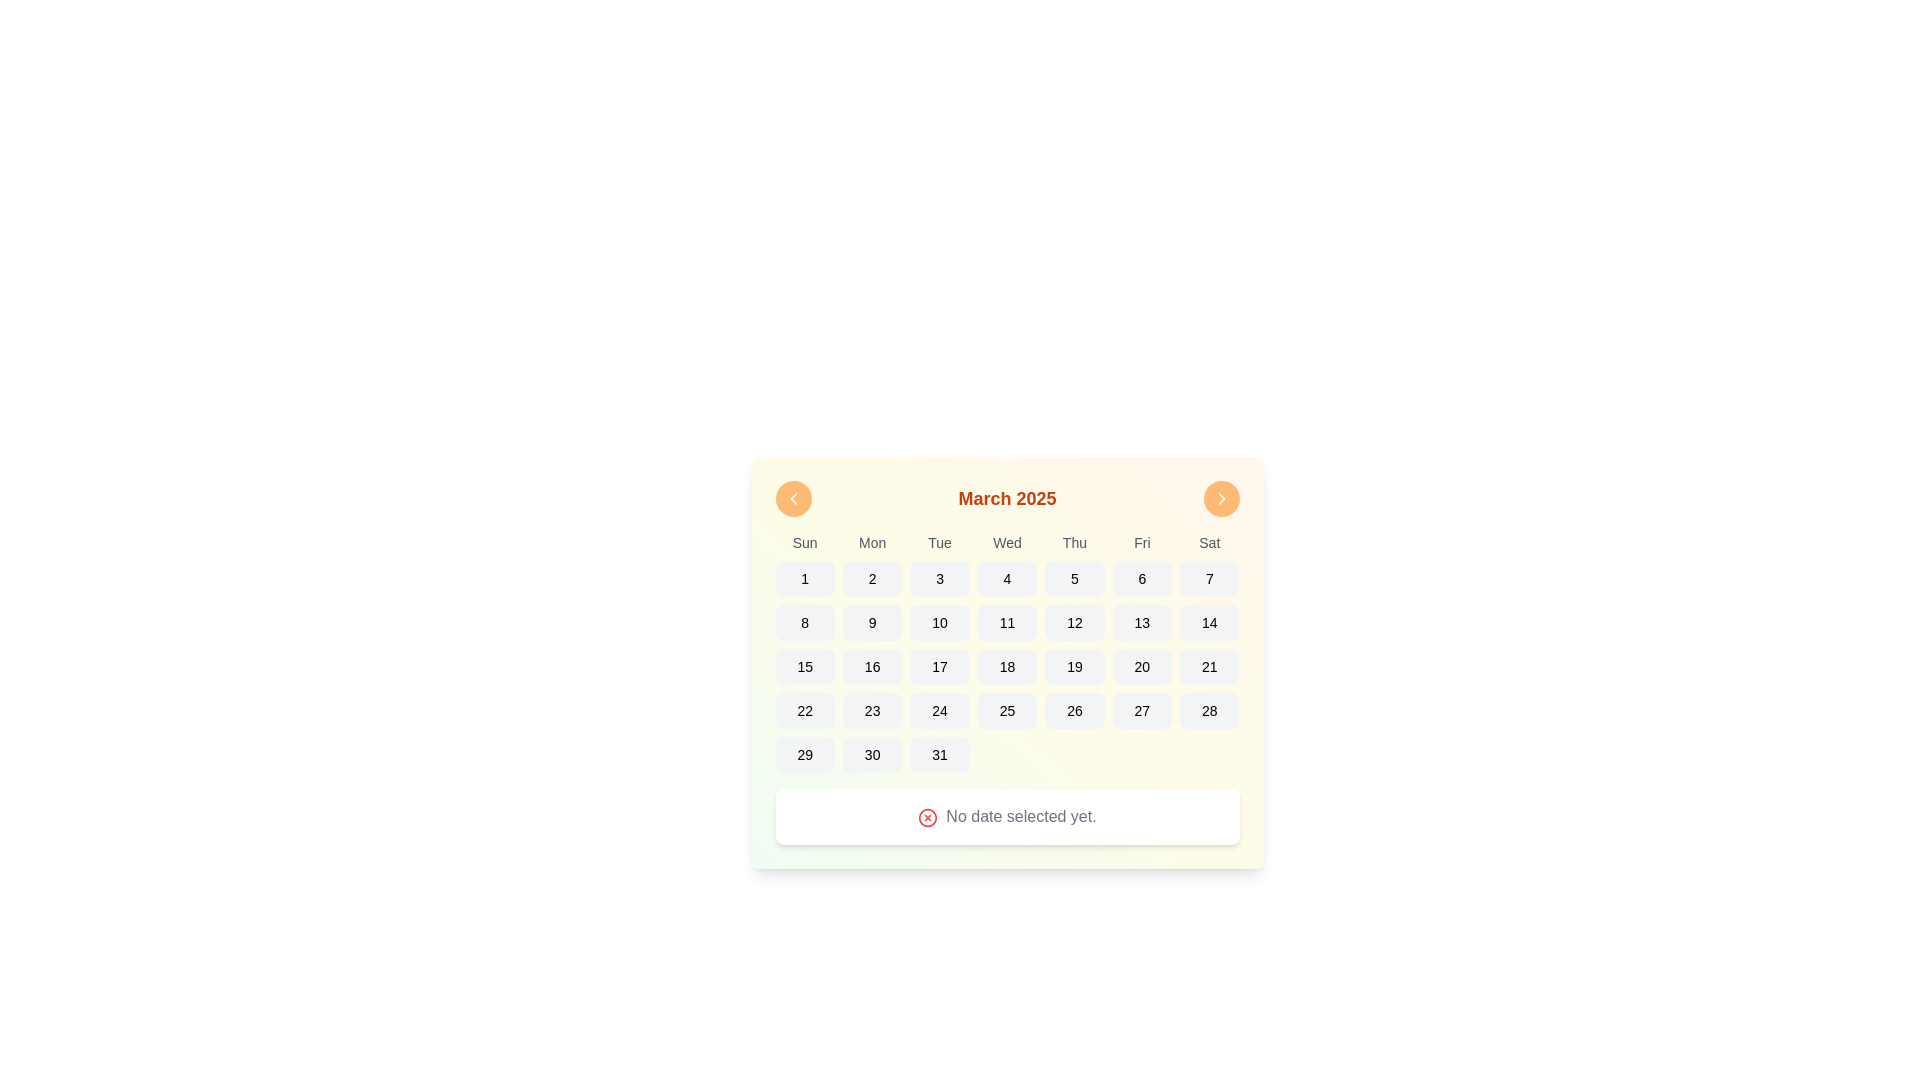  Describe the element at coordinates (872, 578) in the screenshot. I see `the interactive calendar date button representing the selectable date '2' located in the first row under the 'Mon' header` at that location.